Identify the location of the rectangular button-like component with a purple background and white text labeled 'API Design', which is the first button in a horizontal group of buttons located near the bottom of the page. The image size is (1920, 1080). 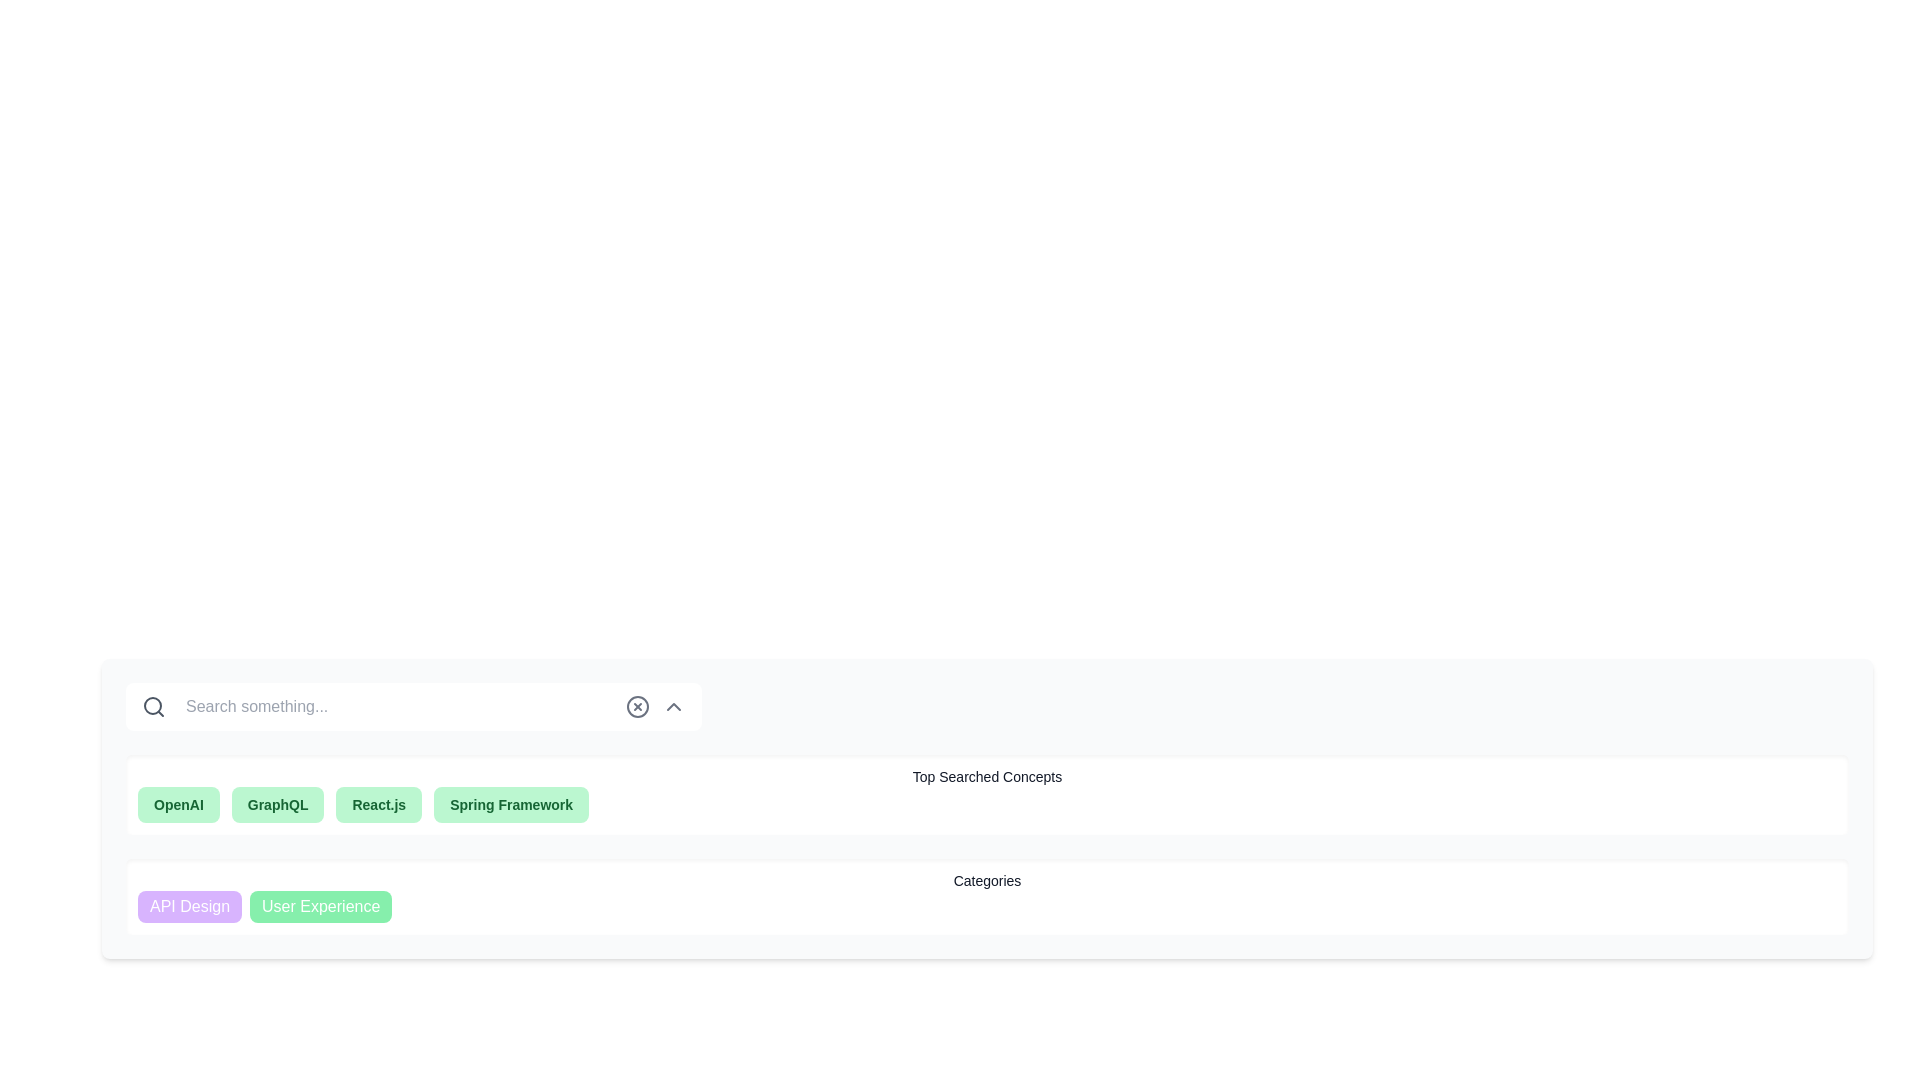
(190, 906).